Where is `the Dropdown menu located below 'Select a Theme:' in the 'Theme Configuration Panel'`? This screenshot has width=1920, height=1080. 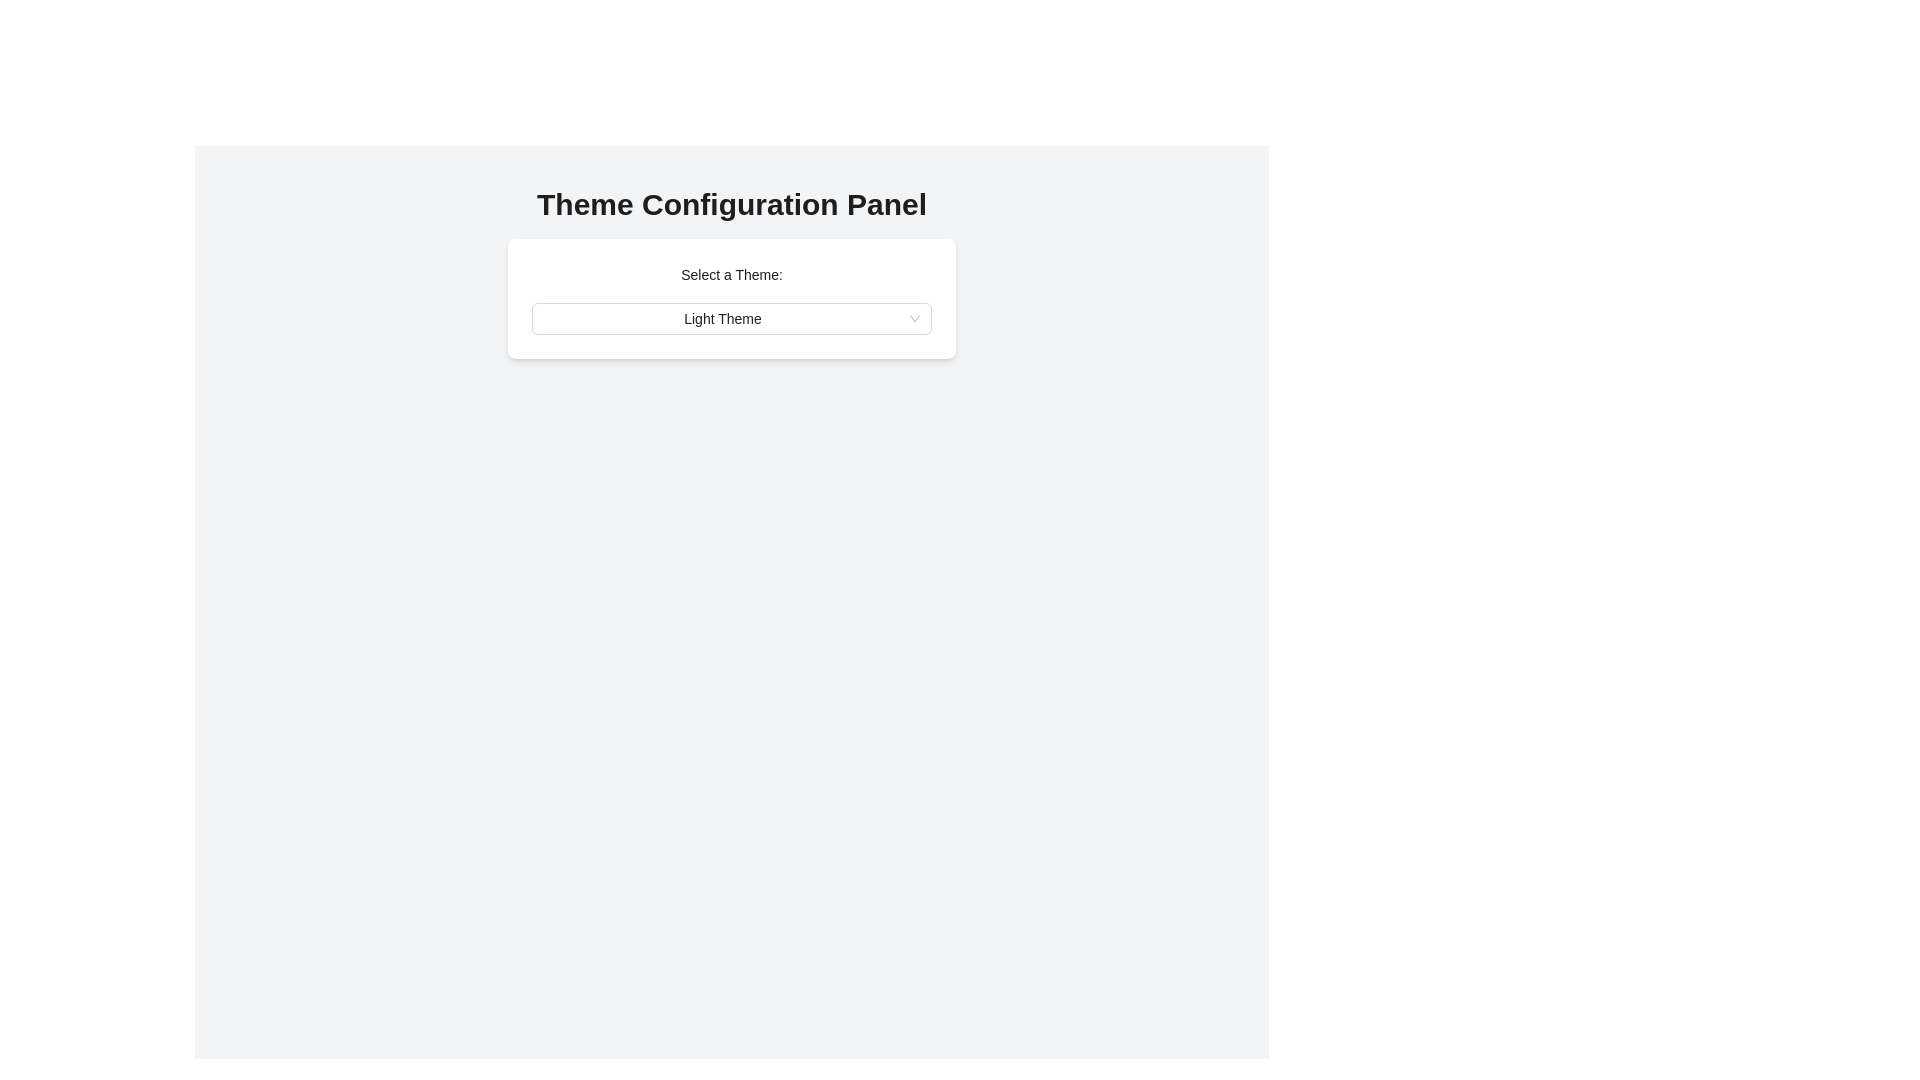 the Dropdown menu located below 'Select a Theme:' in the 'Theme Configuration Panel' is located at coordinates (730, 318).